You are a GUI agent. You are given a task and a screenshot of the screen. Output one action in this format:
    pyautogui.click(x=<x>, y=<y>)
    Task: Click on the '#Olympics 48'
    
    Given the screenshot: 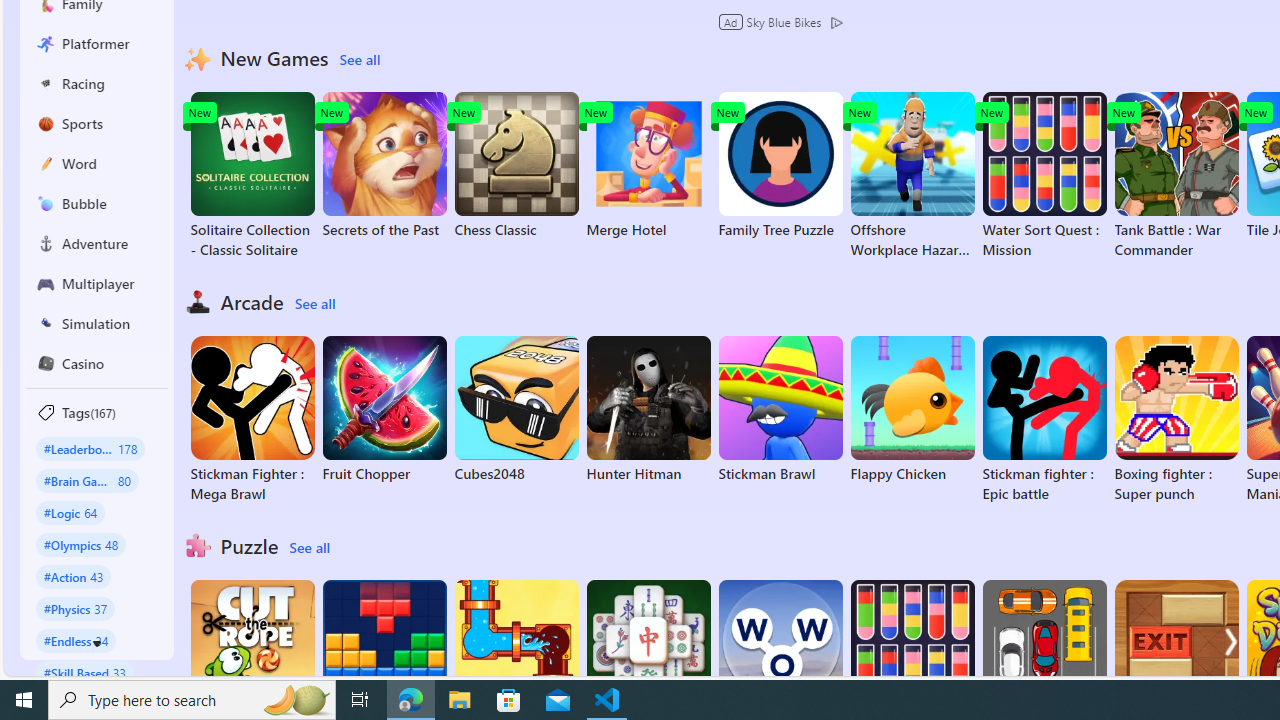 What is the action you would take?
    pyautogui.click(x=80, y=544)
    